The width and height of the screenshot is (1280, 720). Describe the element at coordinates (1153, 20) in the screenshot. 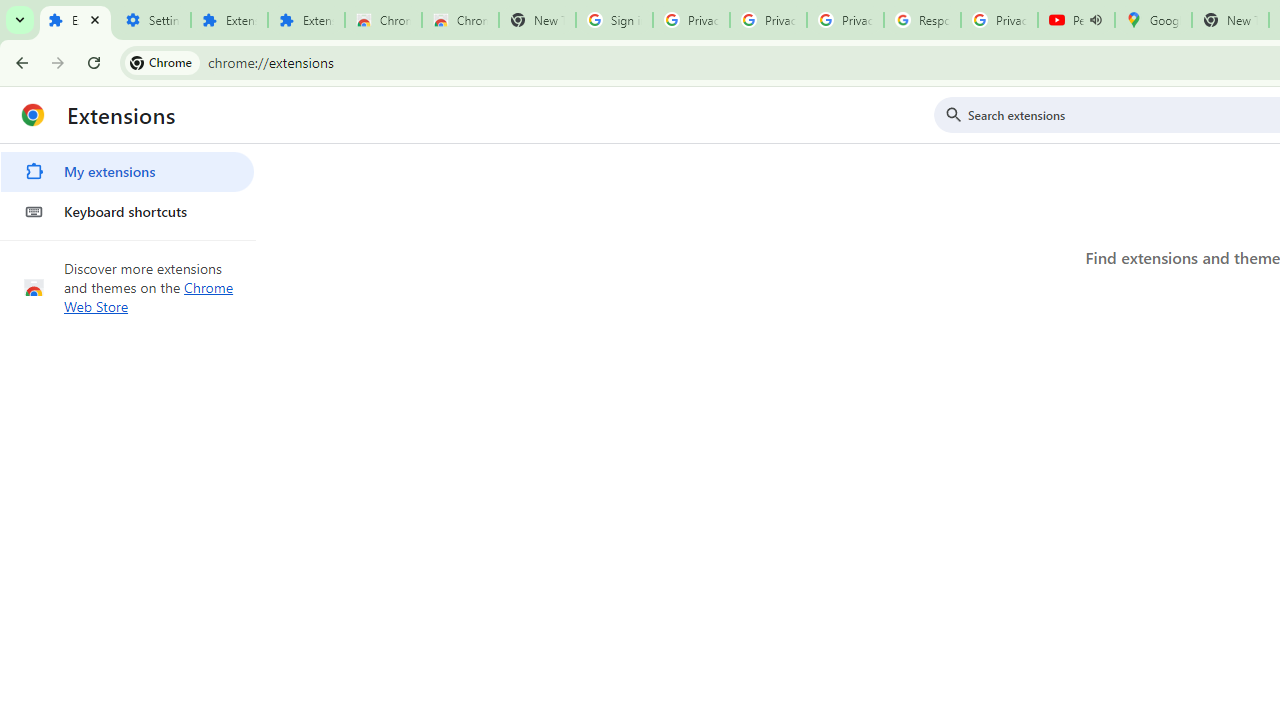

I see `'Google Maps'` at that location.